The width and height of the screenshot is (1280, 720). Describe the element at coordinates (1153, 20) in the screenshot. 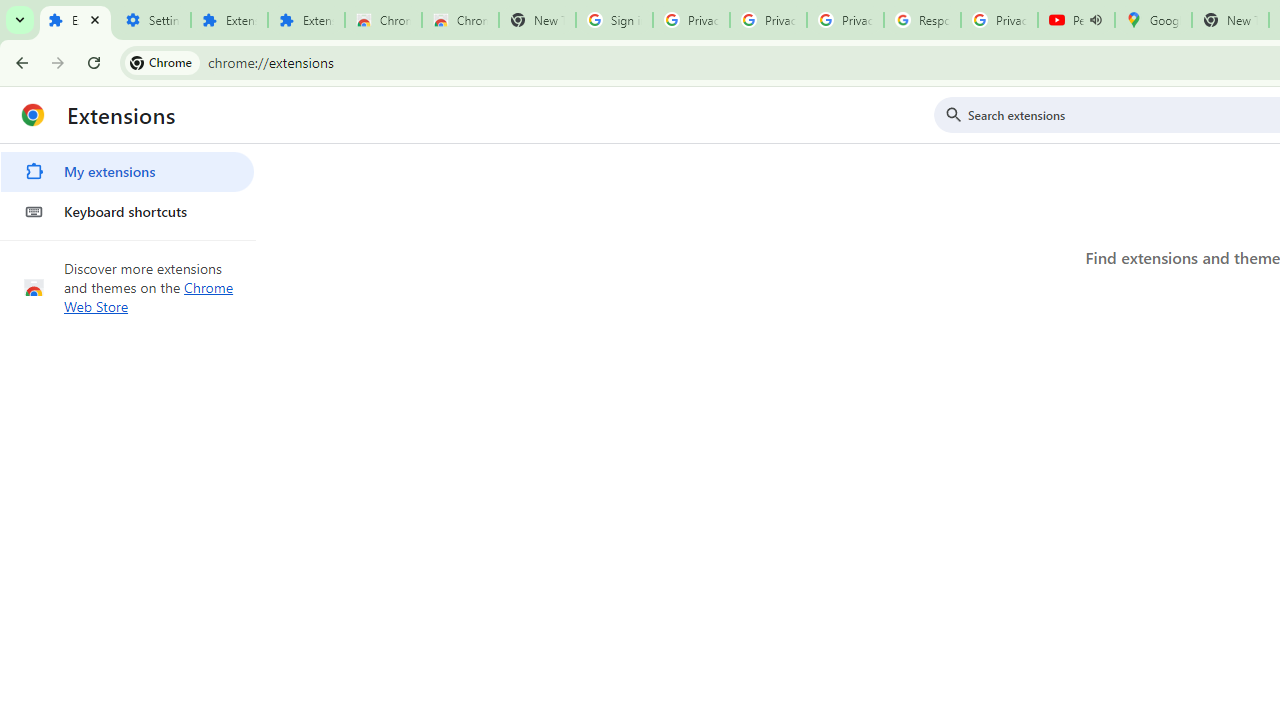

I see `'Google Maps'` at that location.